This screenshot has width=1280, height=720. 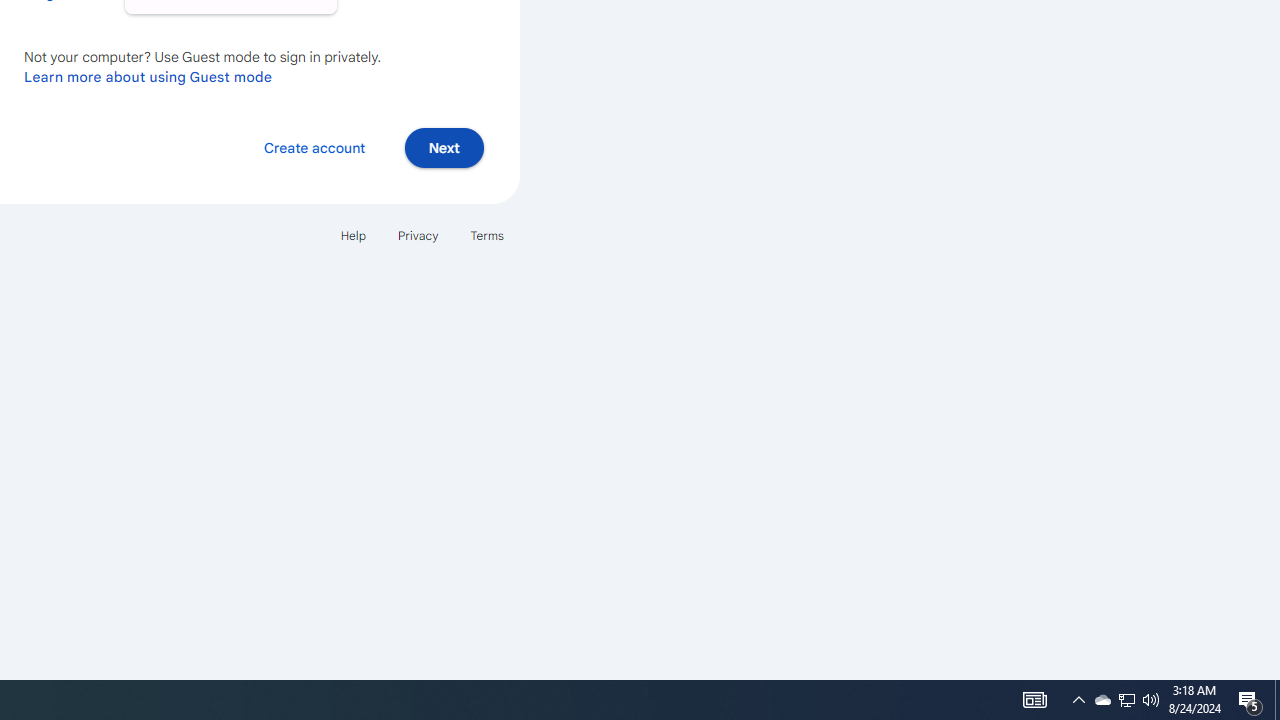 What do you see at coordinates (487, 234) in the screenshot?
I see `'Terms'` at bounding box center [487, 234].